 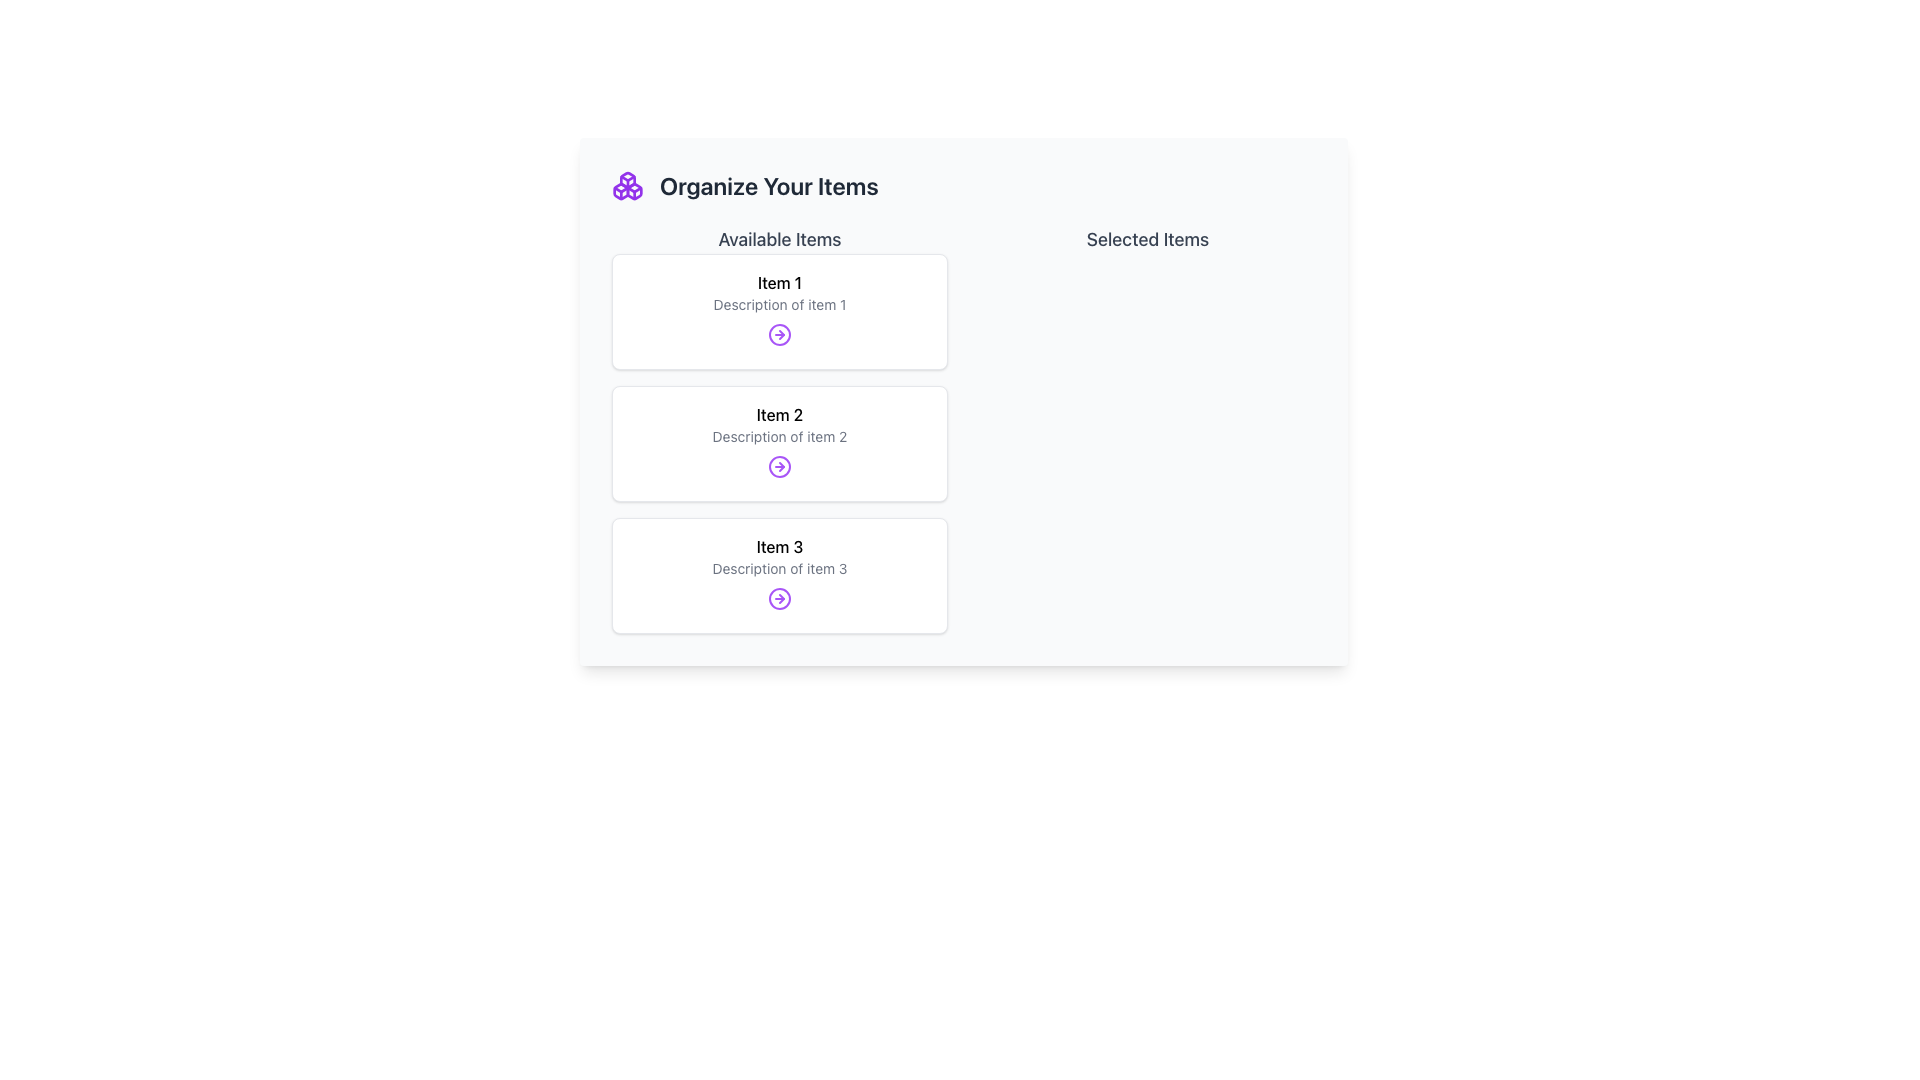 What do you see at coordinates (778, 466) in the screenshot?
I see `the circular outline in purple hue, which is the central part of the icon within the 'Item 2' card under 'Available Items'` at bounding box center [778, 466].